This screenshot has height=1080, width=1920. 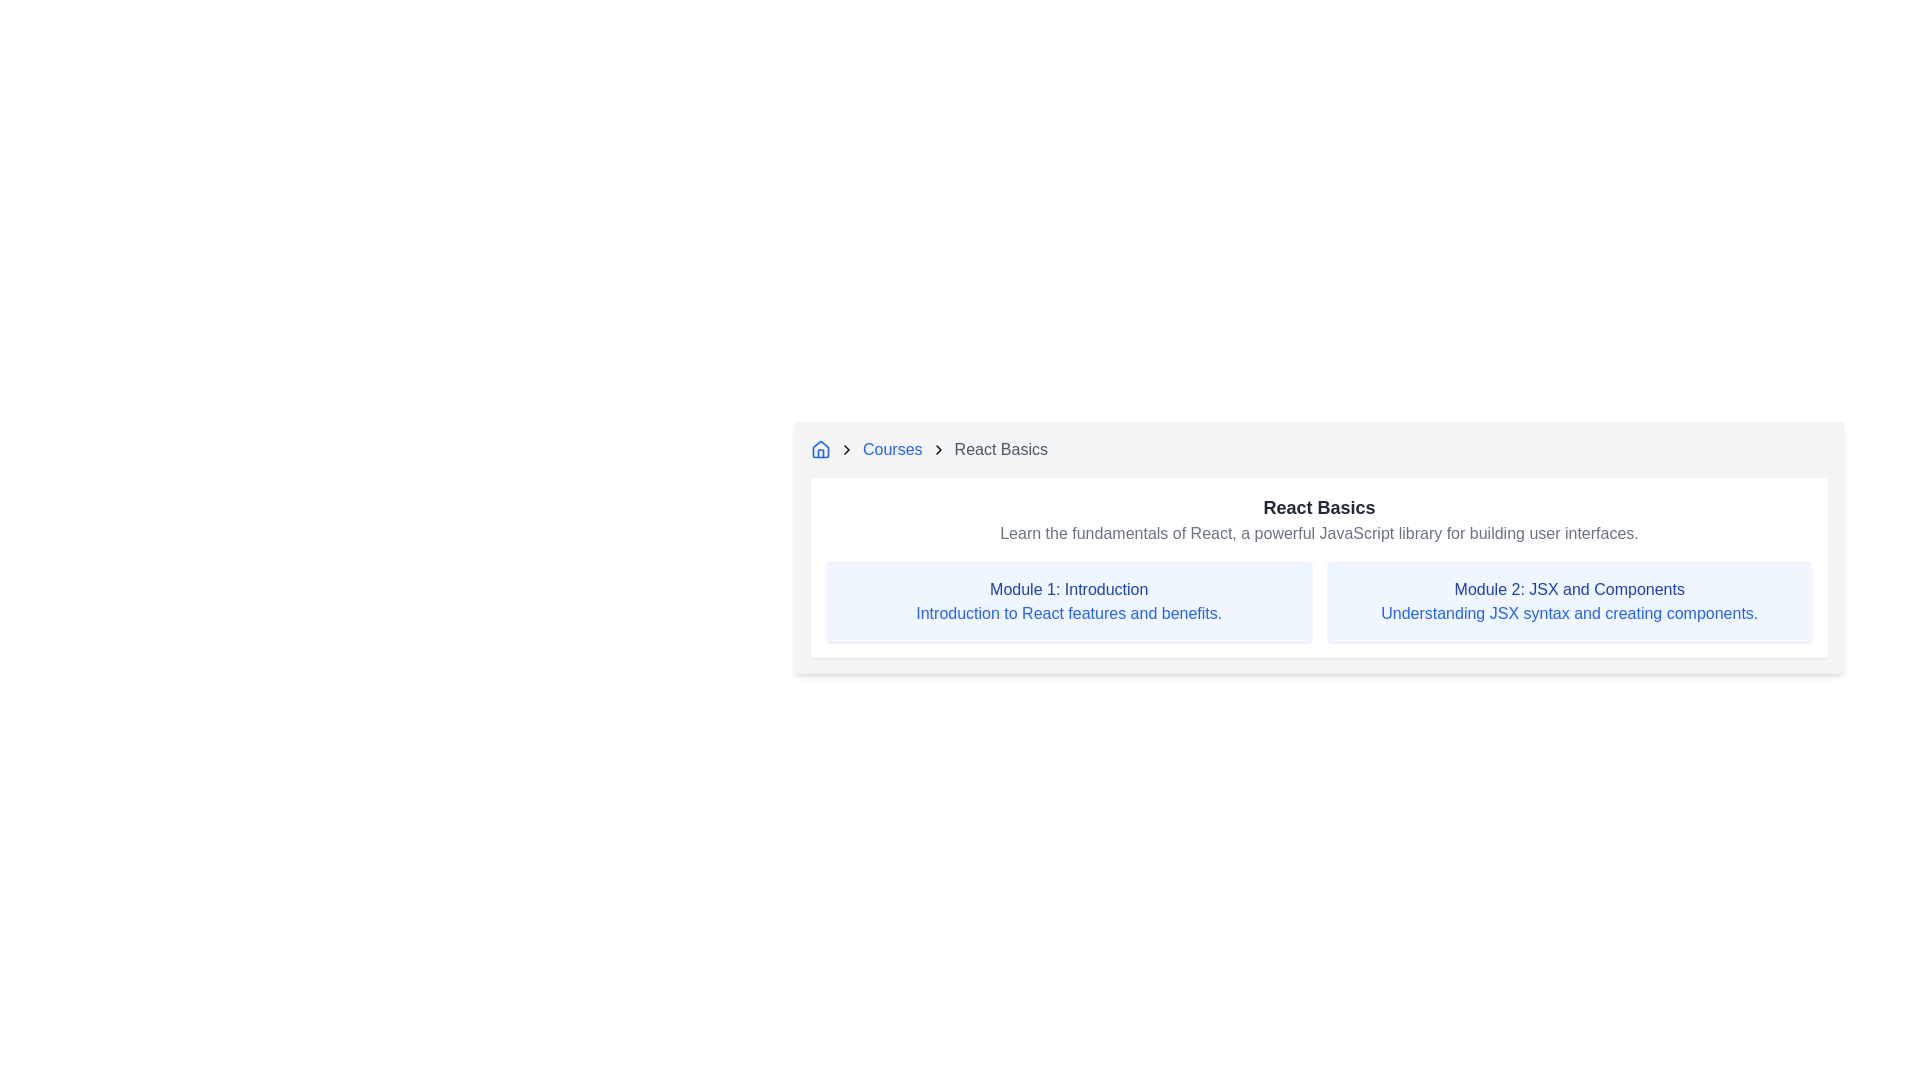 What do you see at coordinates (846, 450) in the screenshot?
I see `the second chevron icon in the breadcrumb navigation bar, located between the home icon and the 'Courses' text link` at bounding box center [846, 450].